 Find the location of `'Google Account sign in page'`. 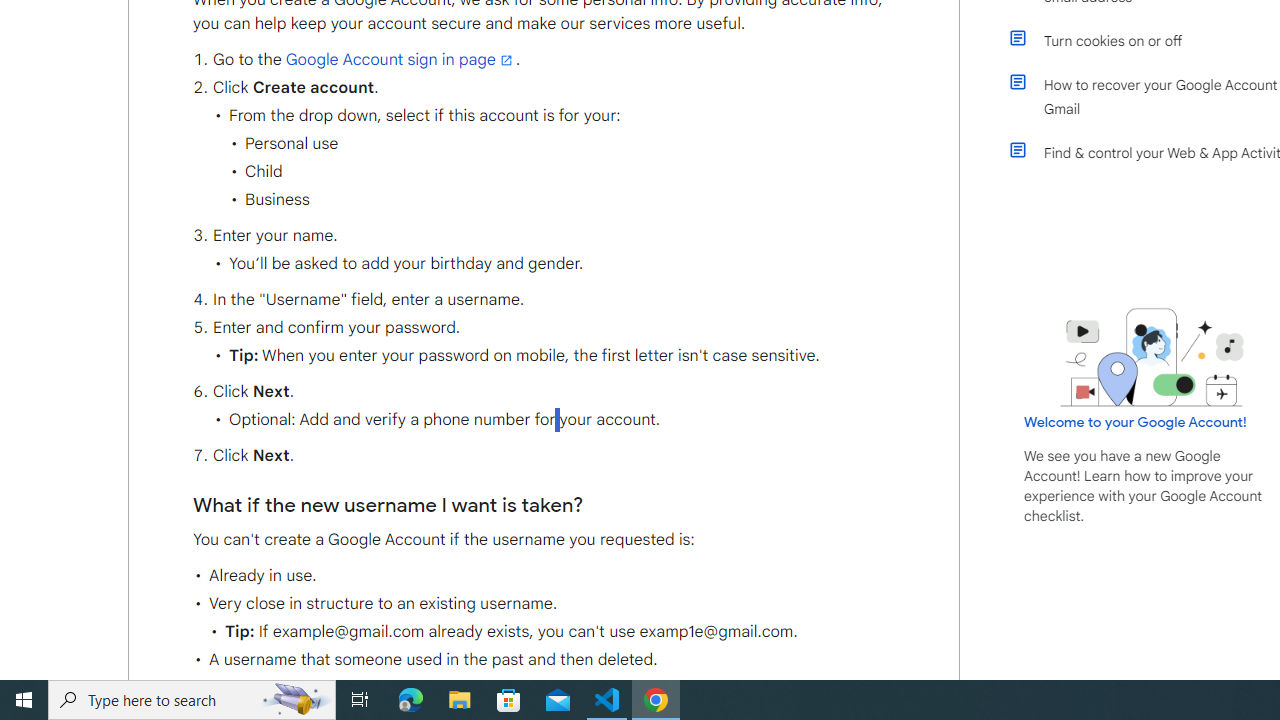

'Google Account sign in page' is located at coordinates (400, 58).